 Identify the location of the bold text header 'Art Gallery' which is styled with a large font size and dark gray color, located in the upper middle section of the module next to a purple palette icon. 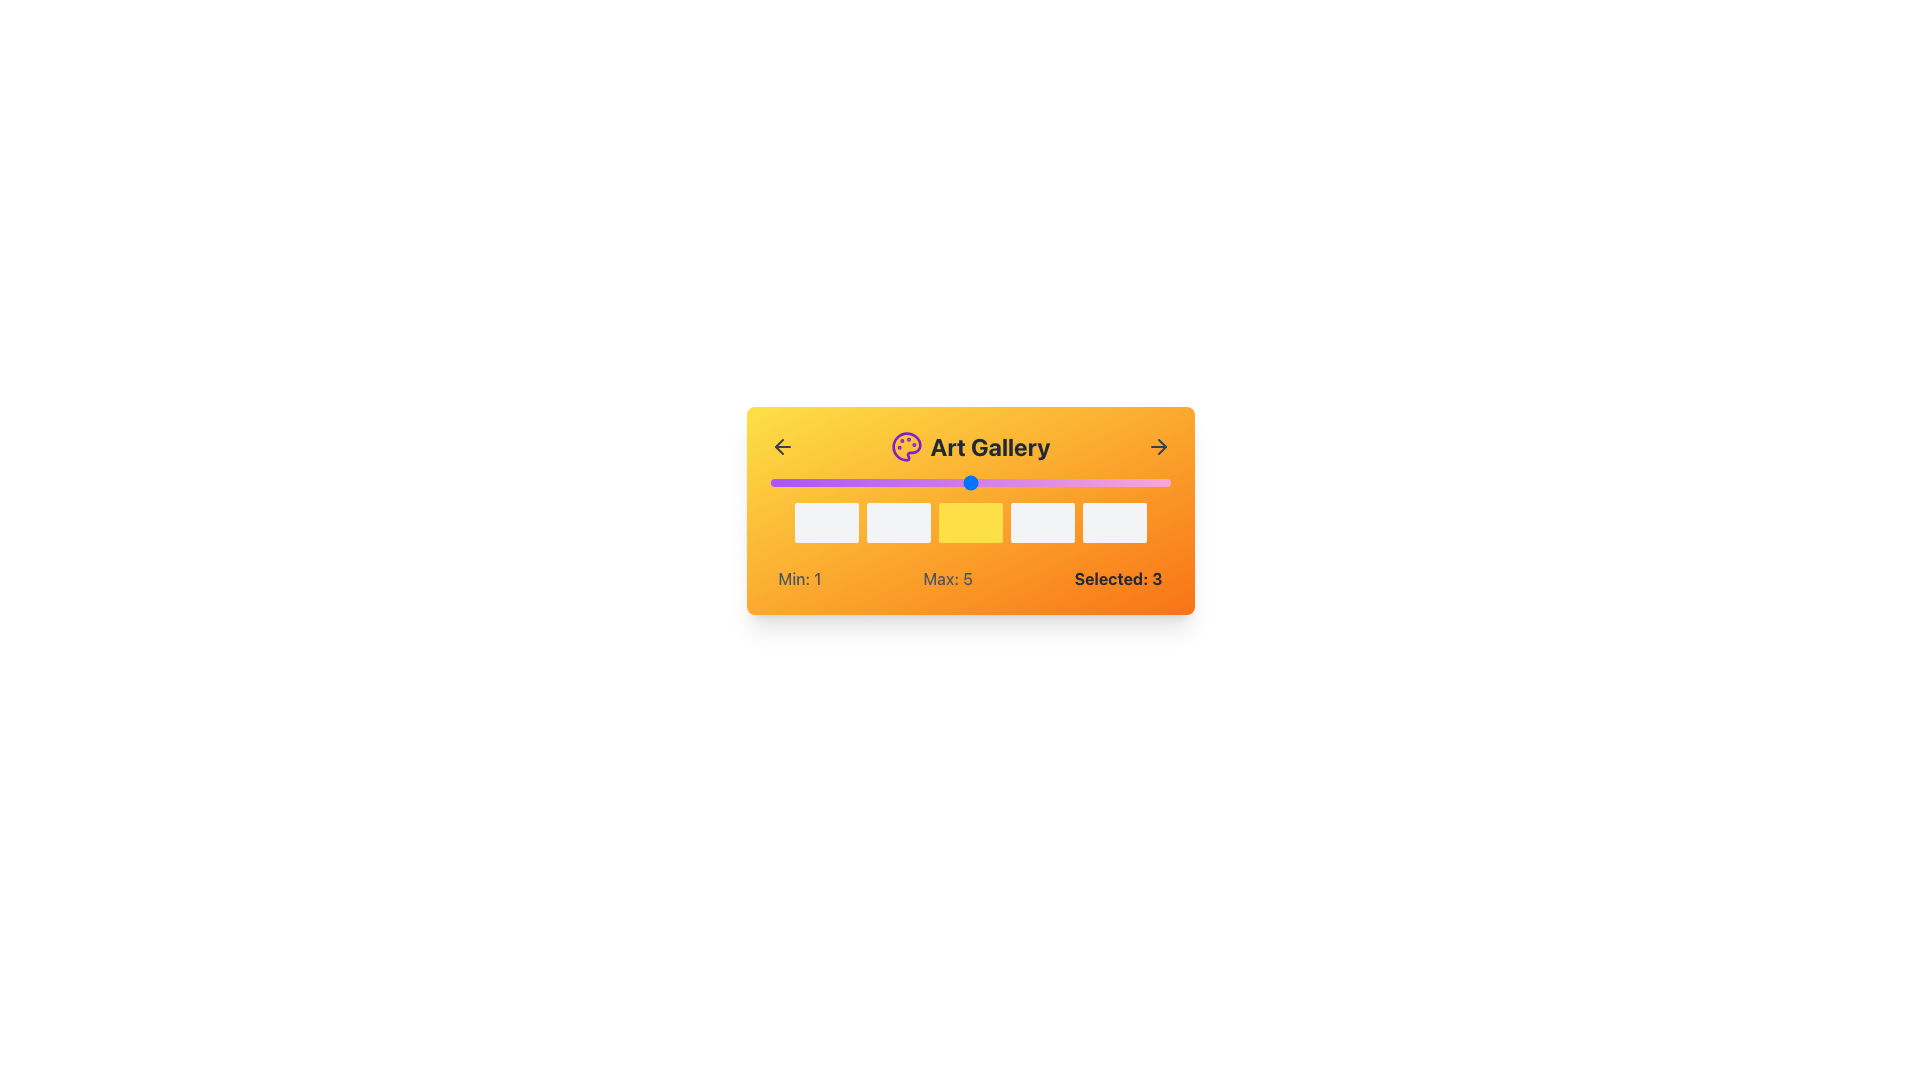
(970, 446).